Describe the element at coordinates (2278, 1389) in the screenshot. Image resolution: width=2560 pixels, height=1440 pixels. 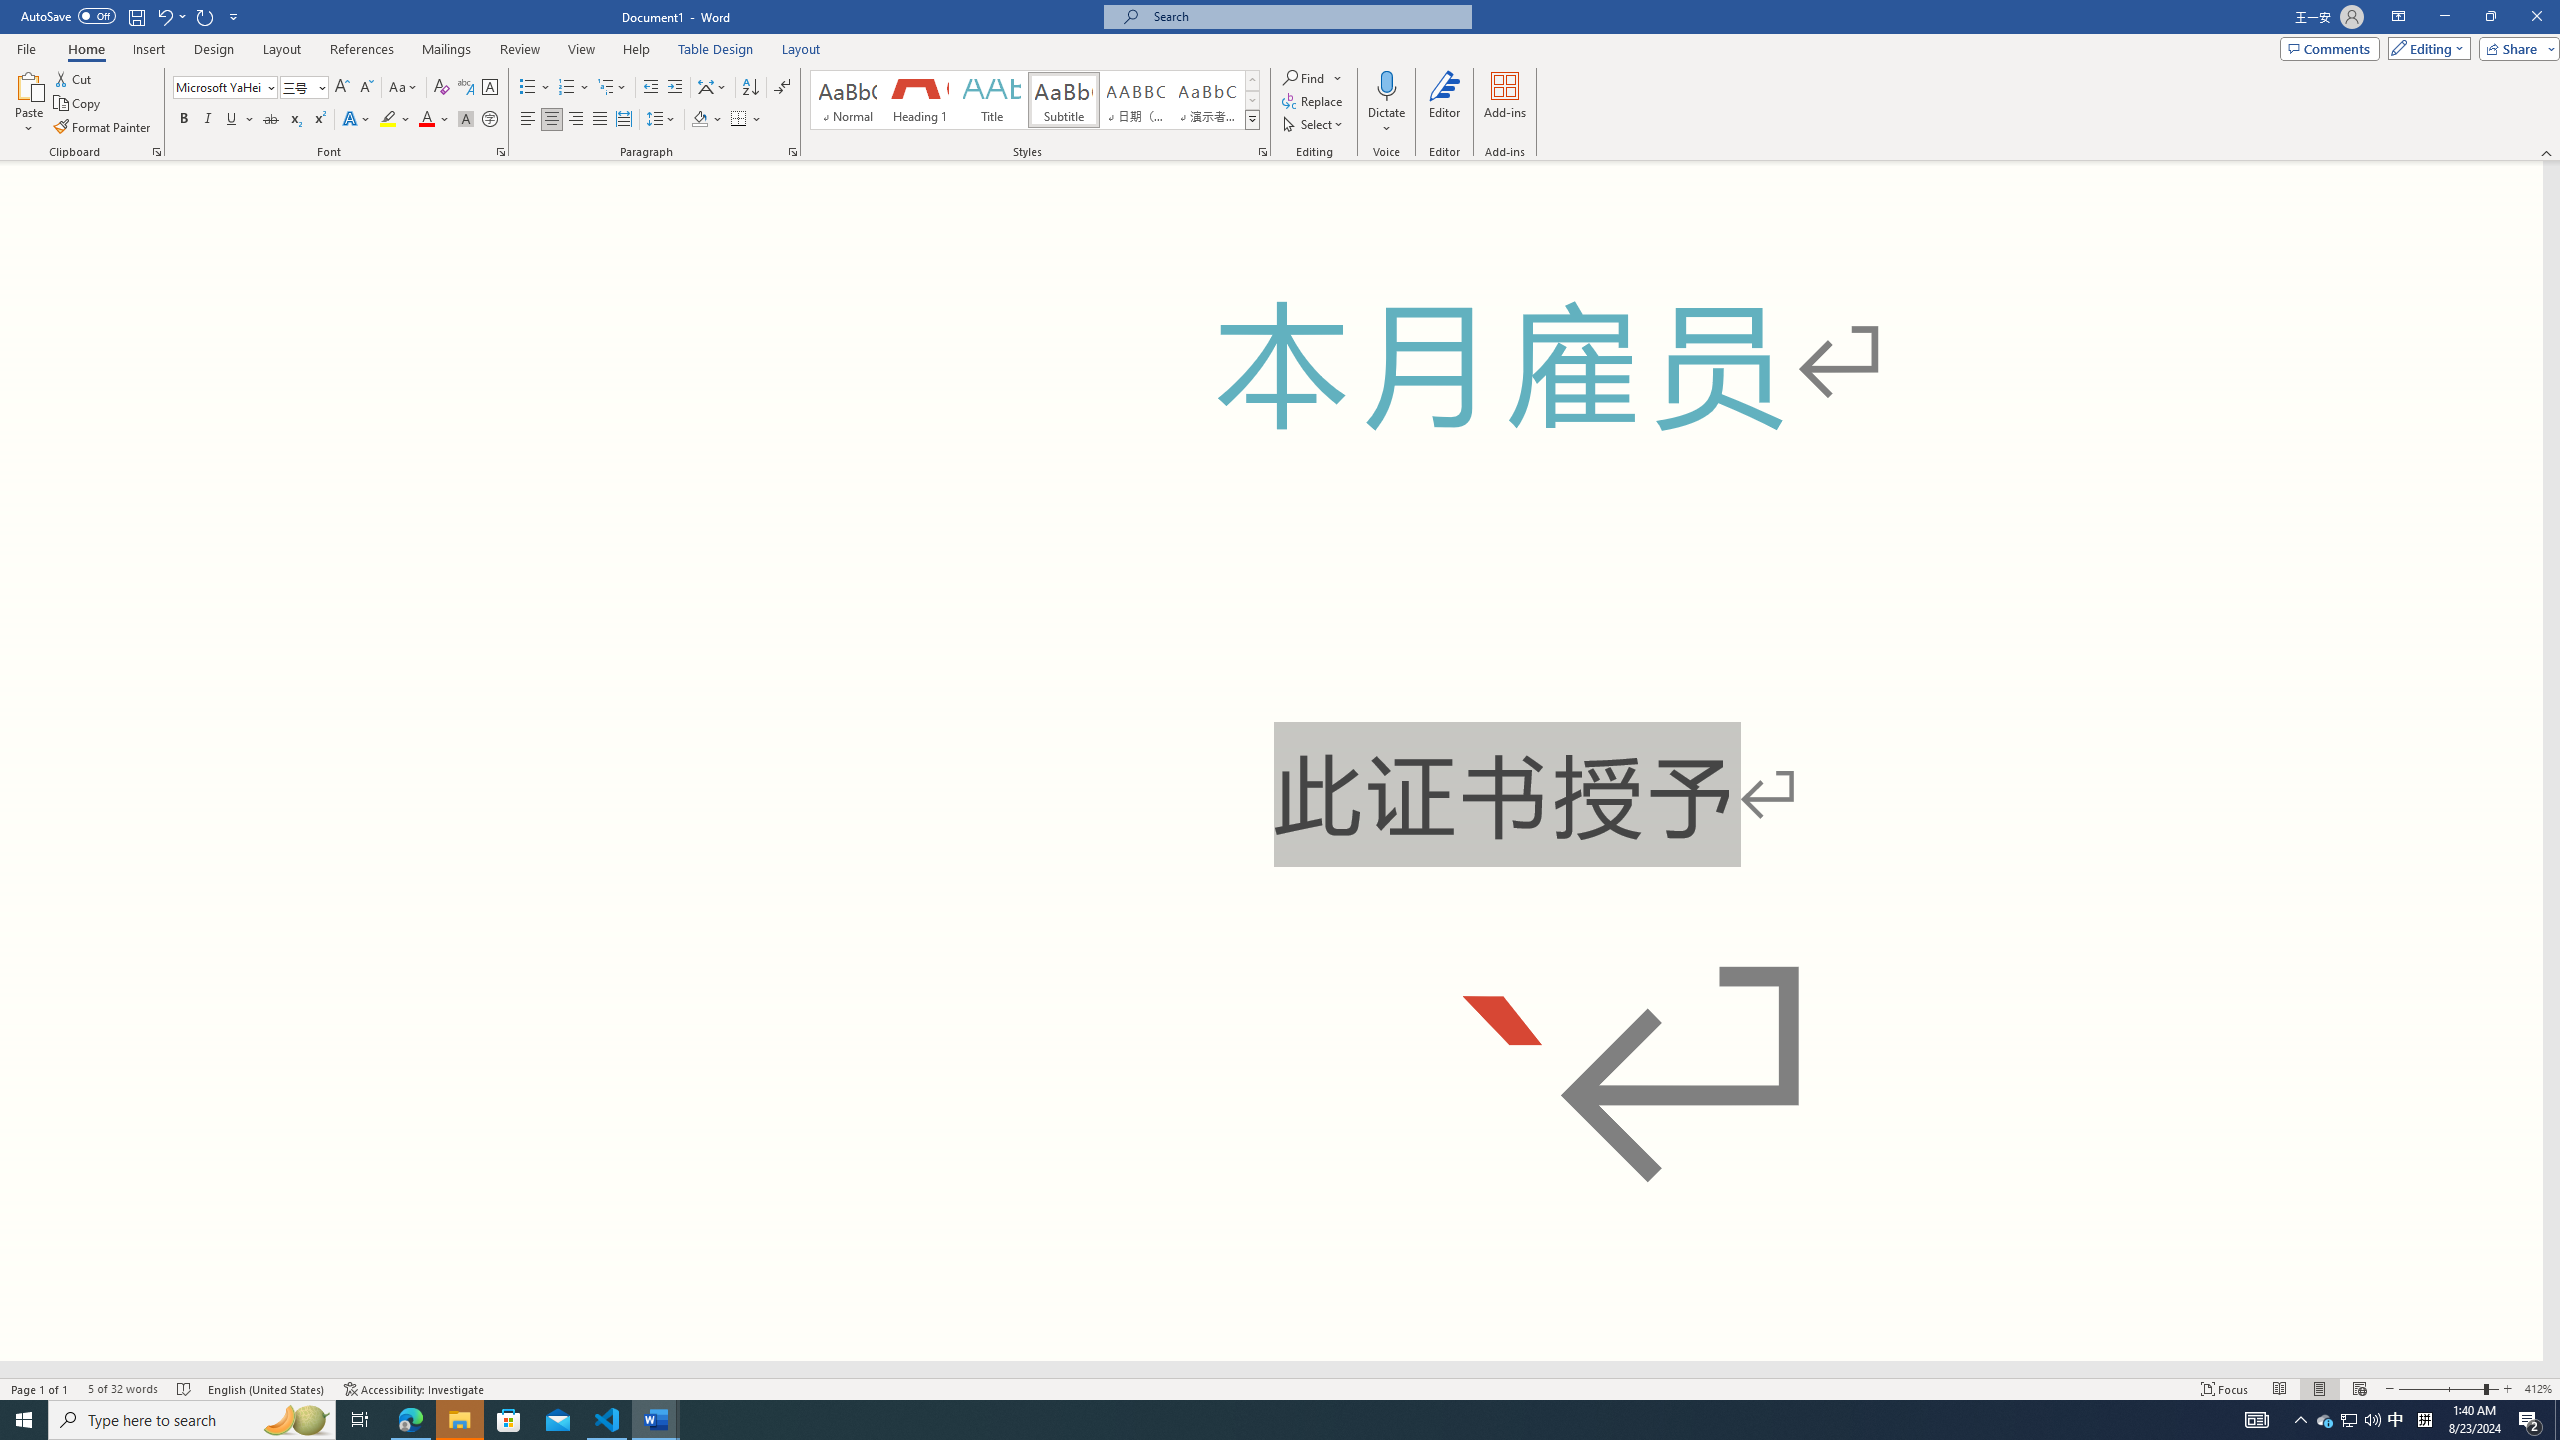
I see `'Read Mode'` at that location.